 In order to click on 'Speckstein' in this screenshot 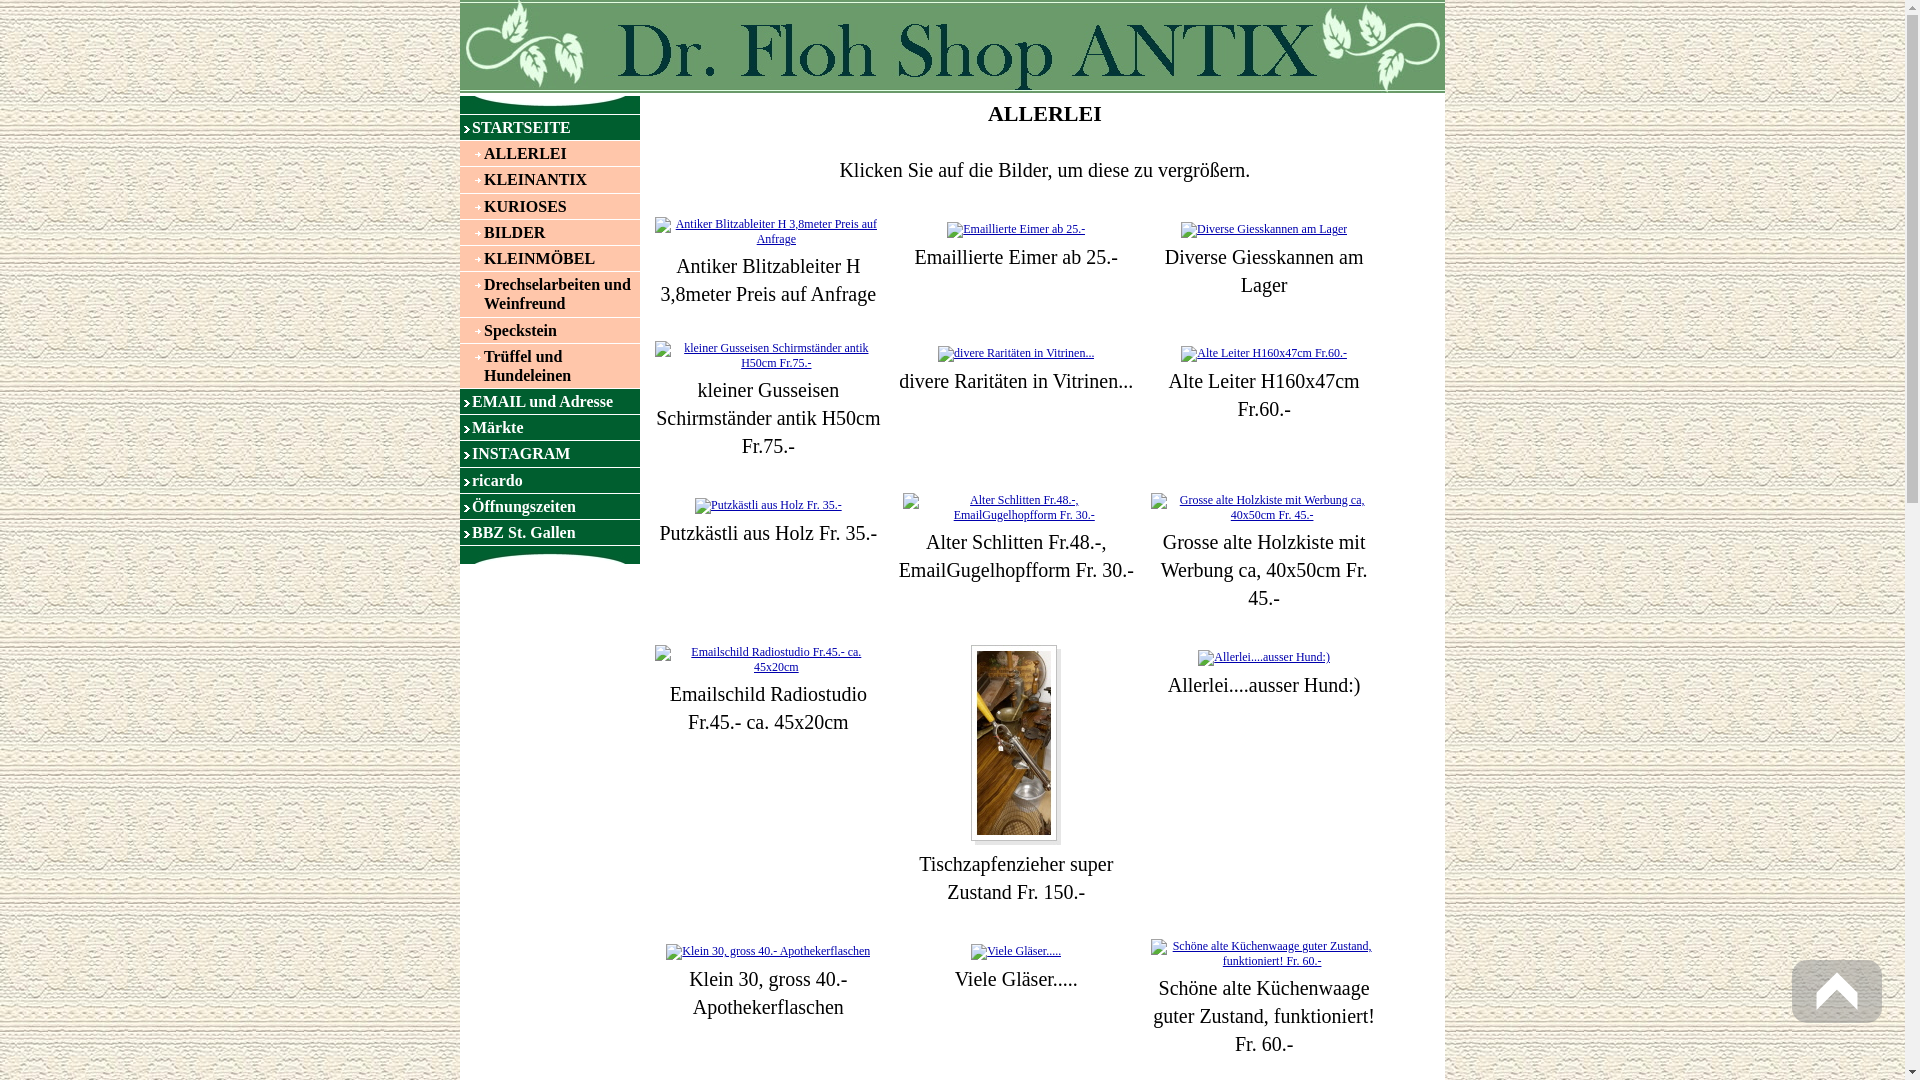, I will do `click(459, 329)`.